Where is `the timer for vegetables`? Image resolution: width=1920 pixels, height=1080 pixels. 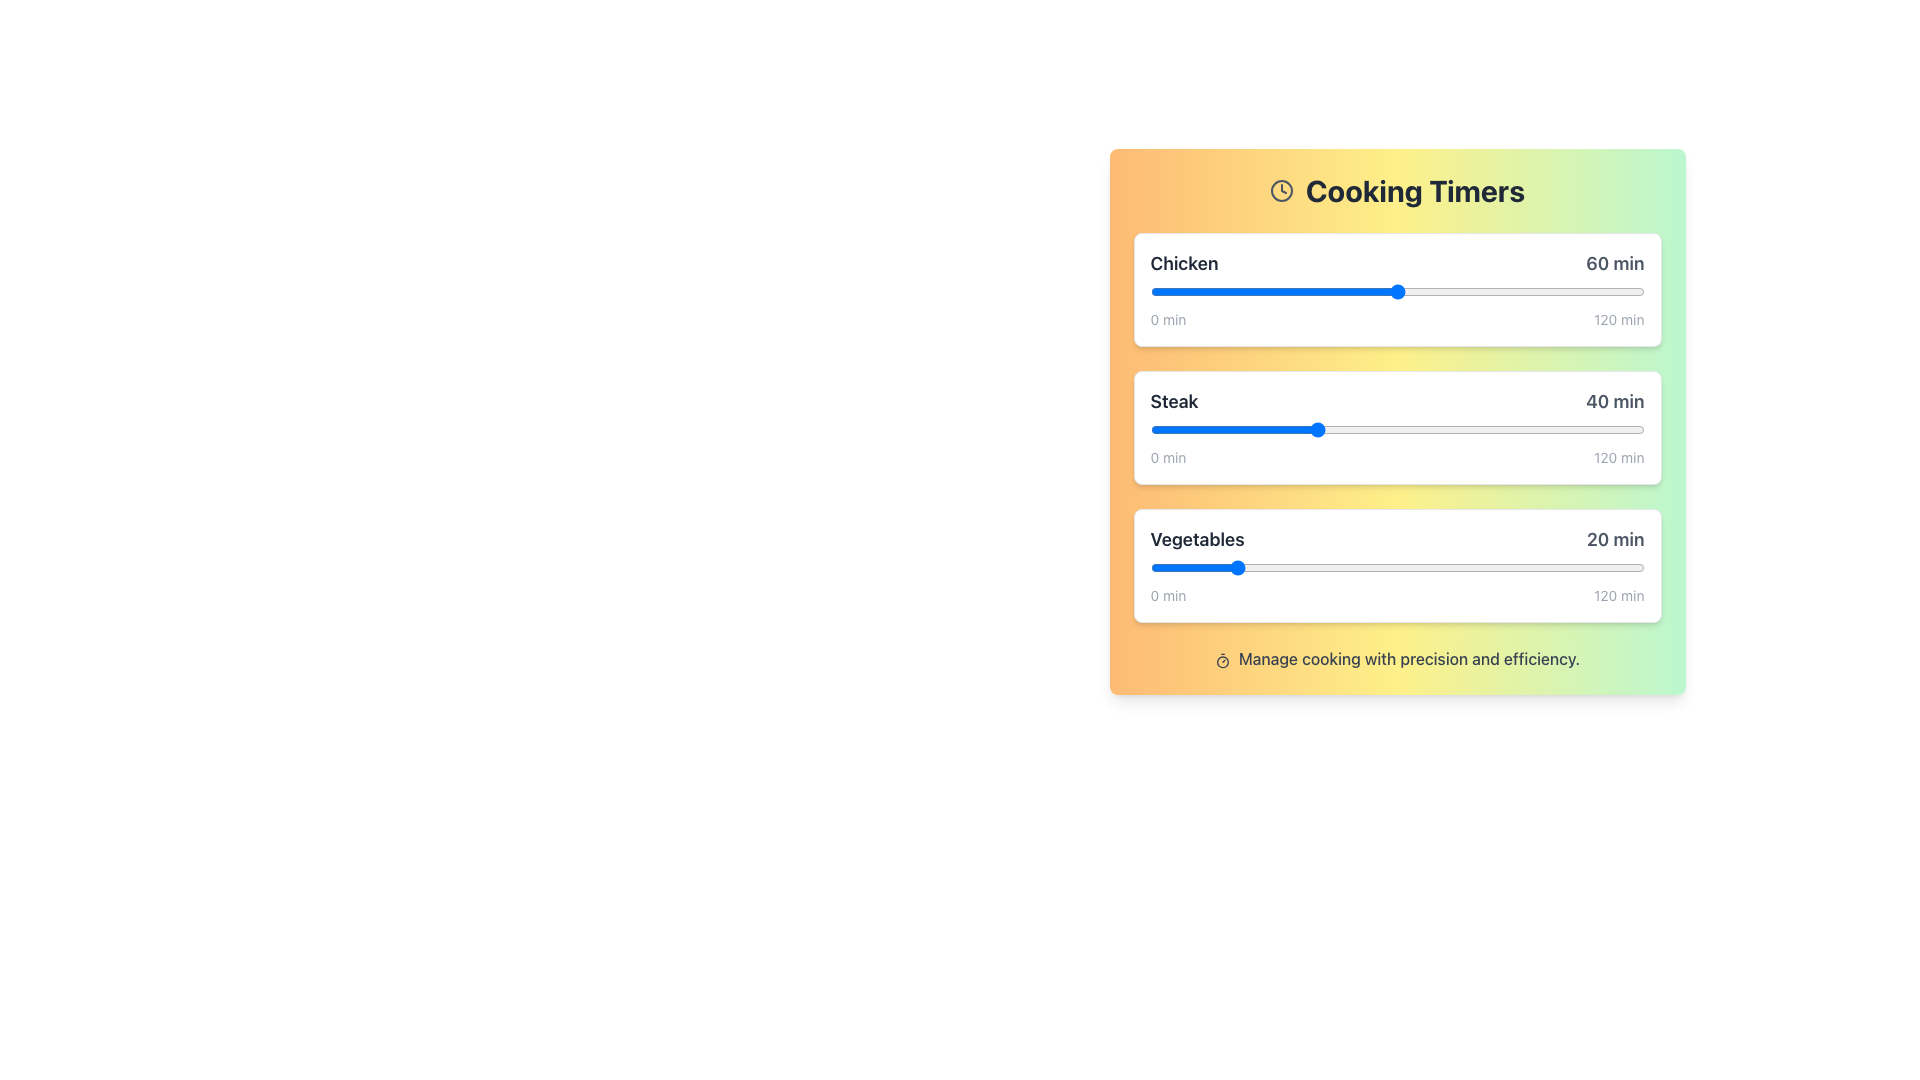 the timer for vegetables is located at coordinates (1492, 567).